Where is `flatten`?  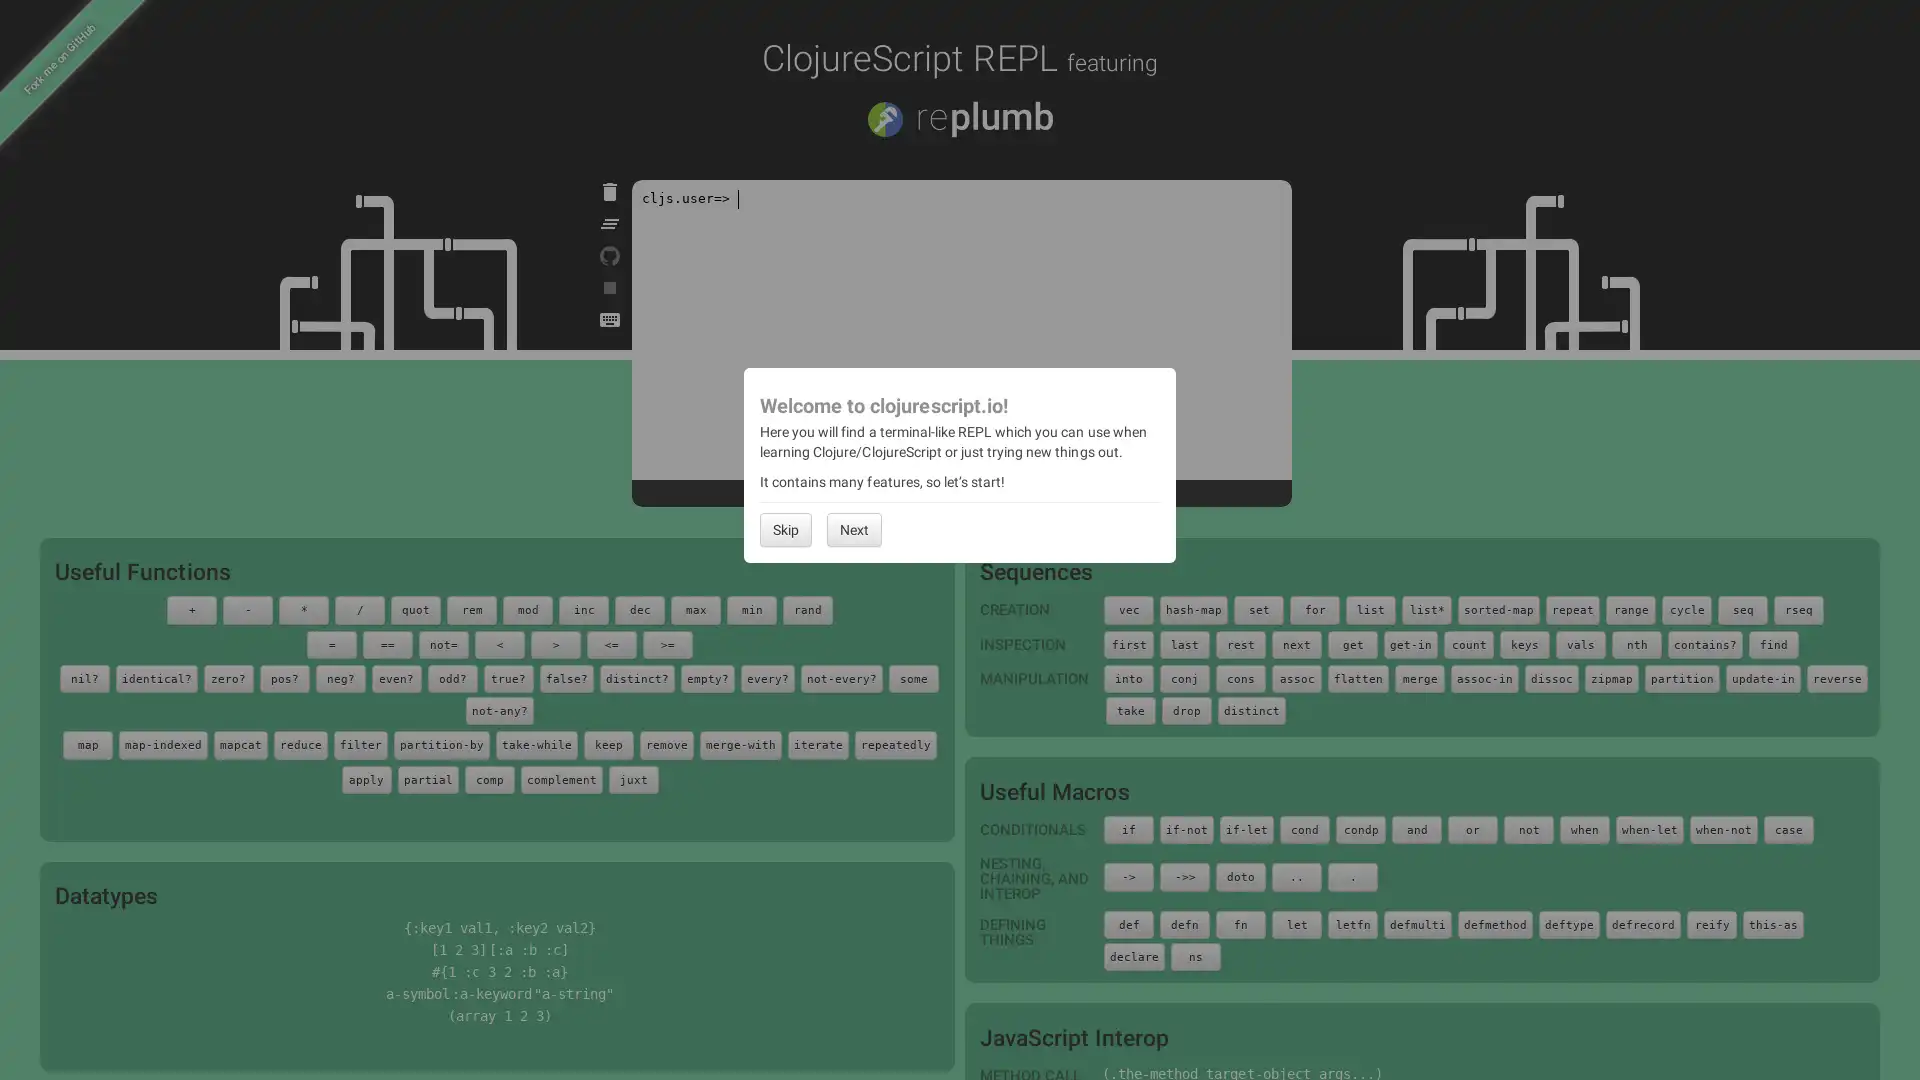
flatten is located at coordinates (1358, 677).